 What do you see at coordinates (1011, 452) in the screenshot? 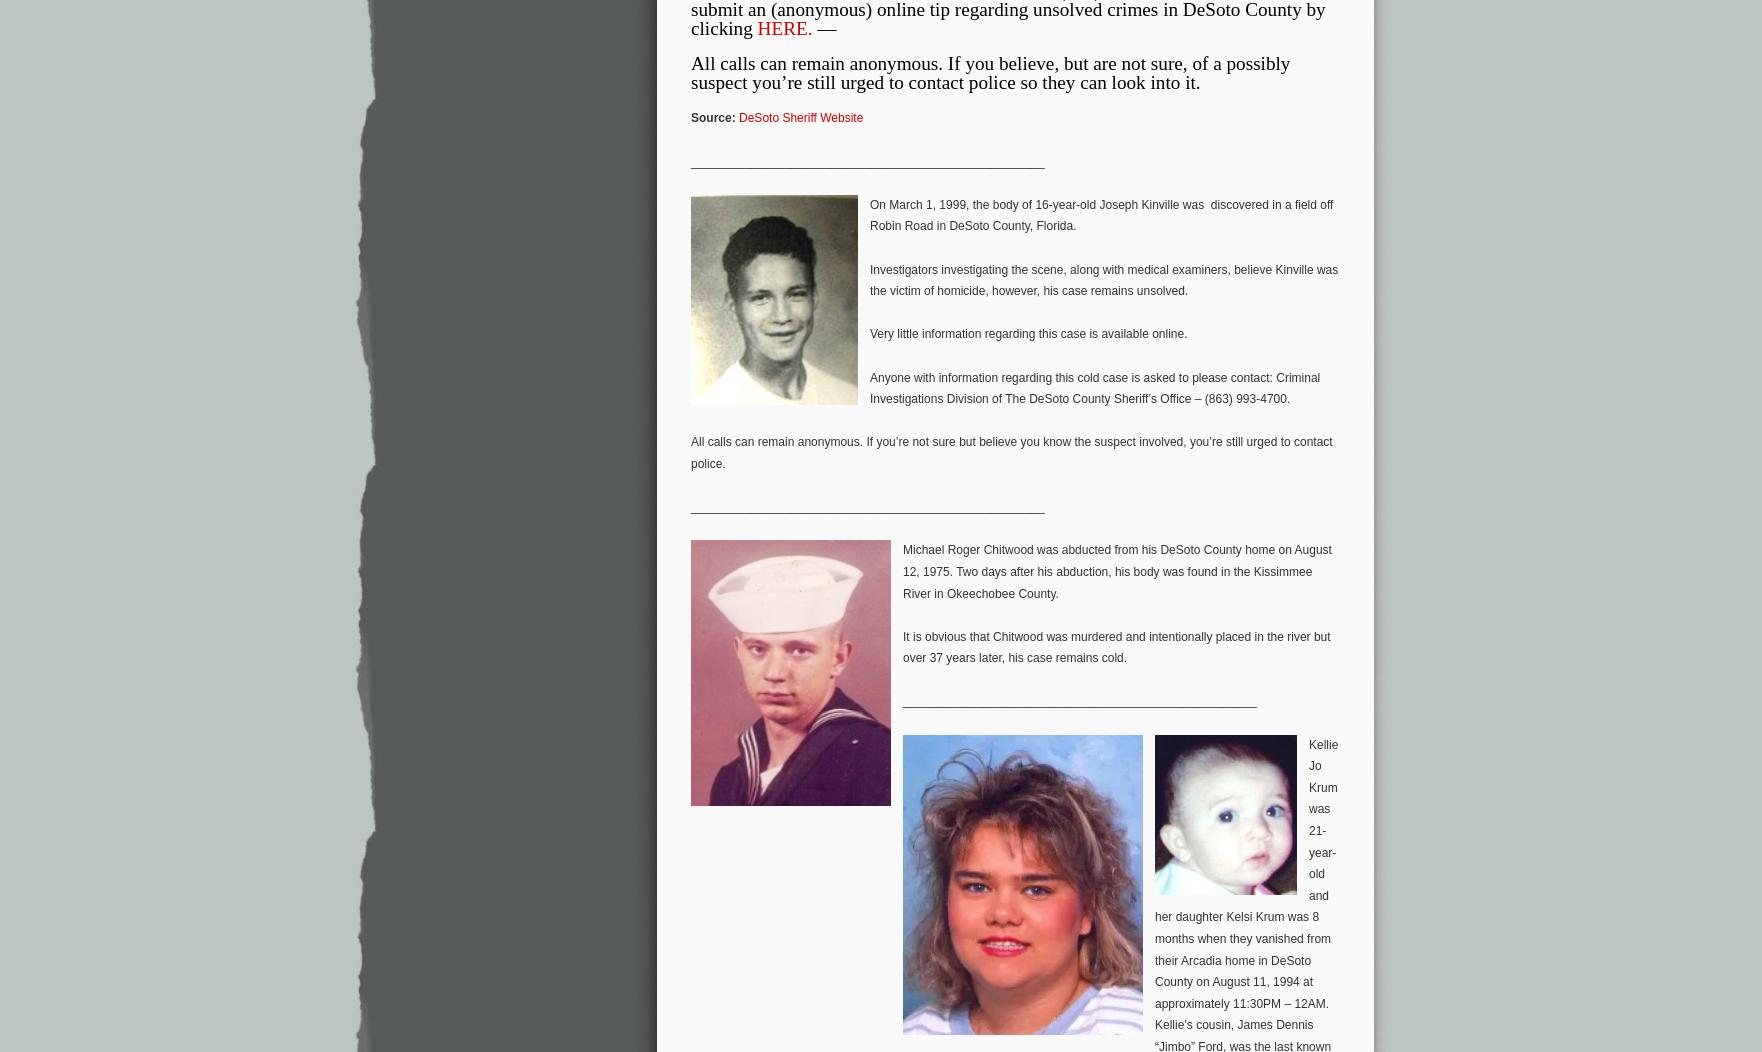
I see `'All calls can remain anonymous. If you’re not sure but believe you know the suspect involved, you’re still urged to contact police.'` at bounding box center [1011, 452].